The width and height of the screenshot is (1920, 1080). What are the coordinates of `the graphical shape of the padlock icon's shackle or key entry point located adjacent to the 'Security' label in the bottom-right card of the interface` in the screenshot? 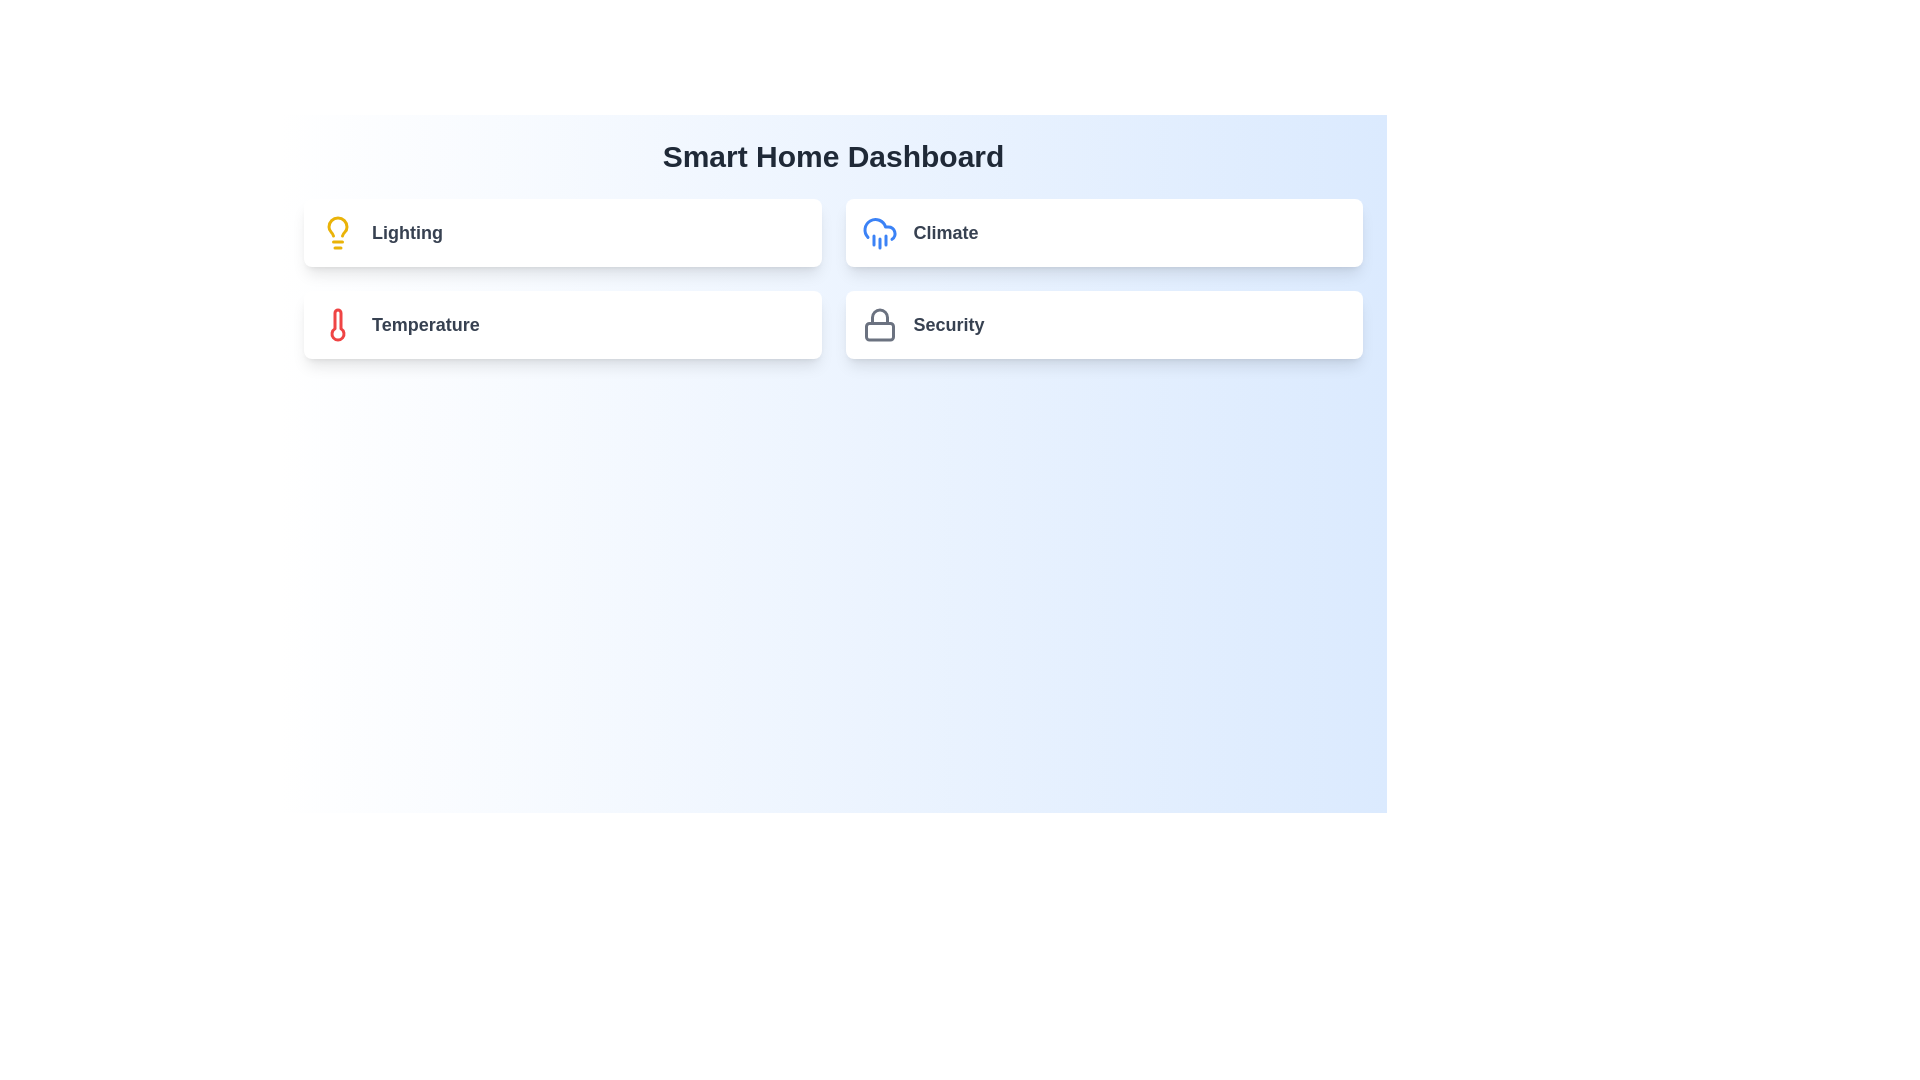 It's located at (879, 330).